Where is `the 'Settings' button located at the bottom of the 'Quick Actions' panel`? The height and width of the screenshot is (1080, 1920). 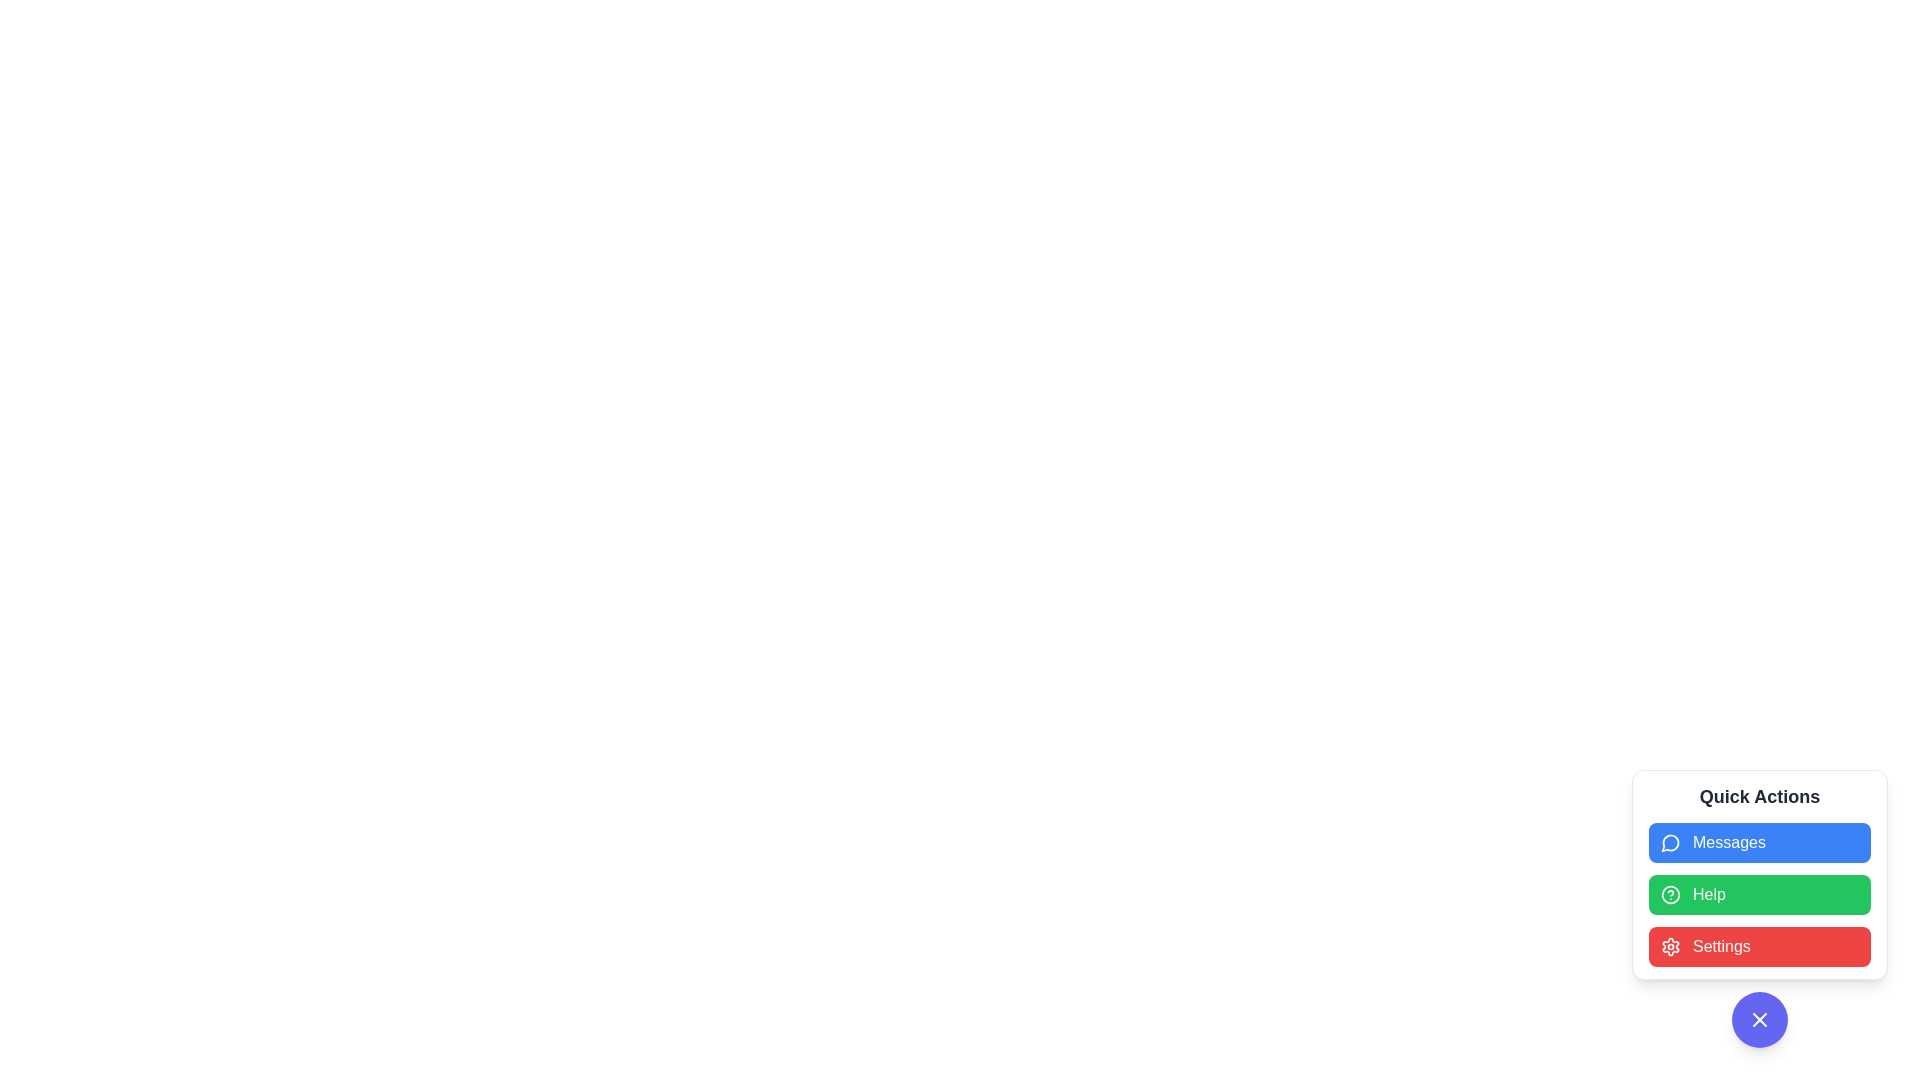 the 'Settings' button located at the bottom of the 'Quick Actions' panel is located at coordinates (1760, 946).